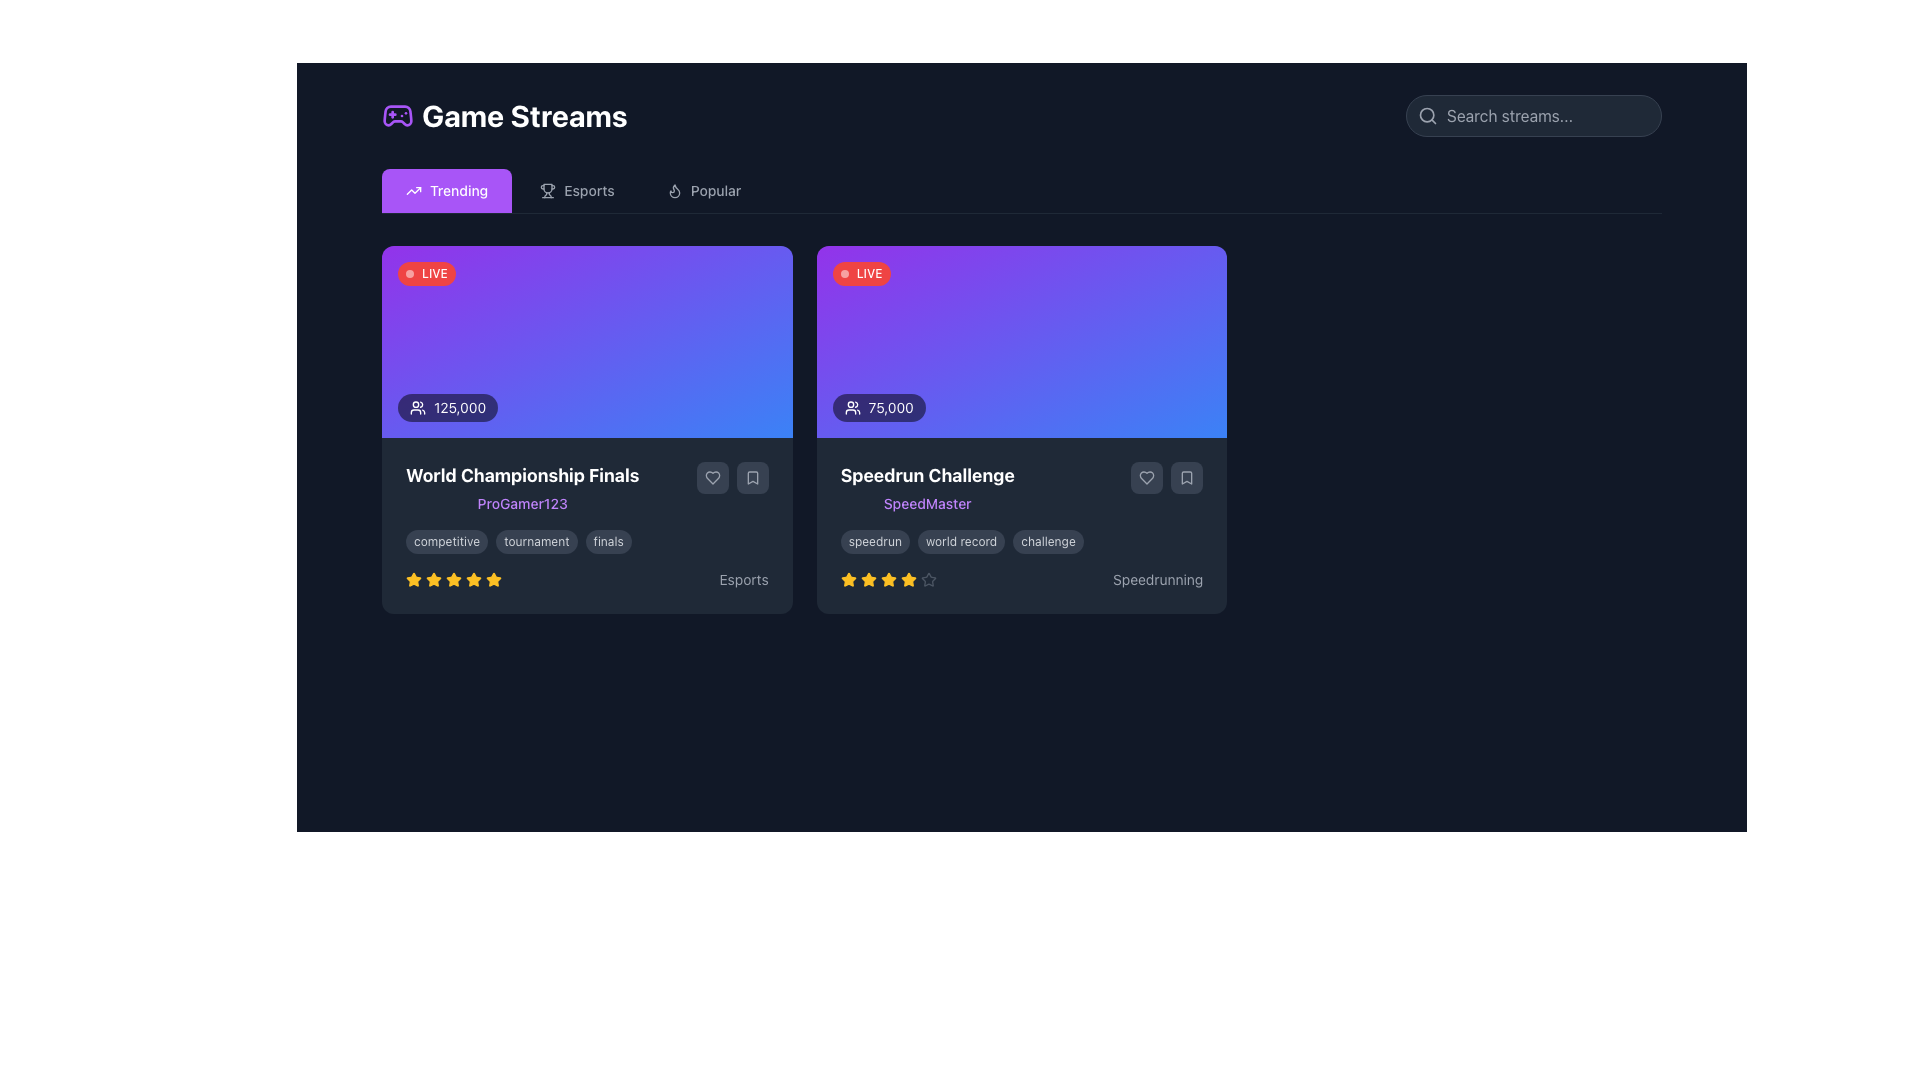 This screenshot has height=1080, width=1920. Describe the element at coordinates (504, 115) in the screenshot. I see `header text 'Game Streams' with the associated gamepad icon located at the top-left corner of the interface to identify the section related to game streams` at that location.